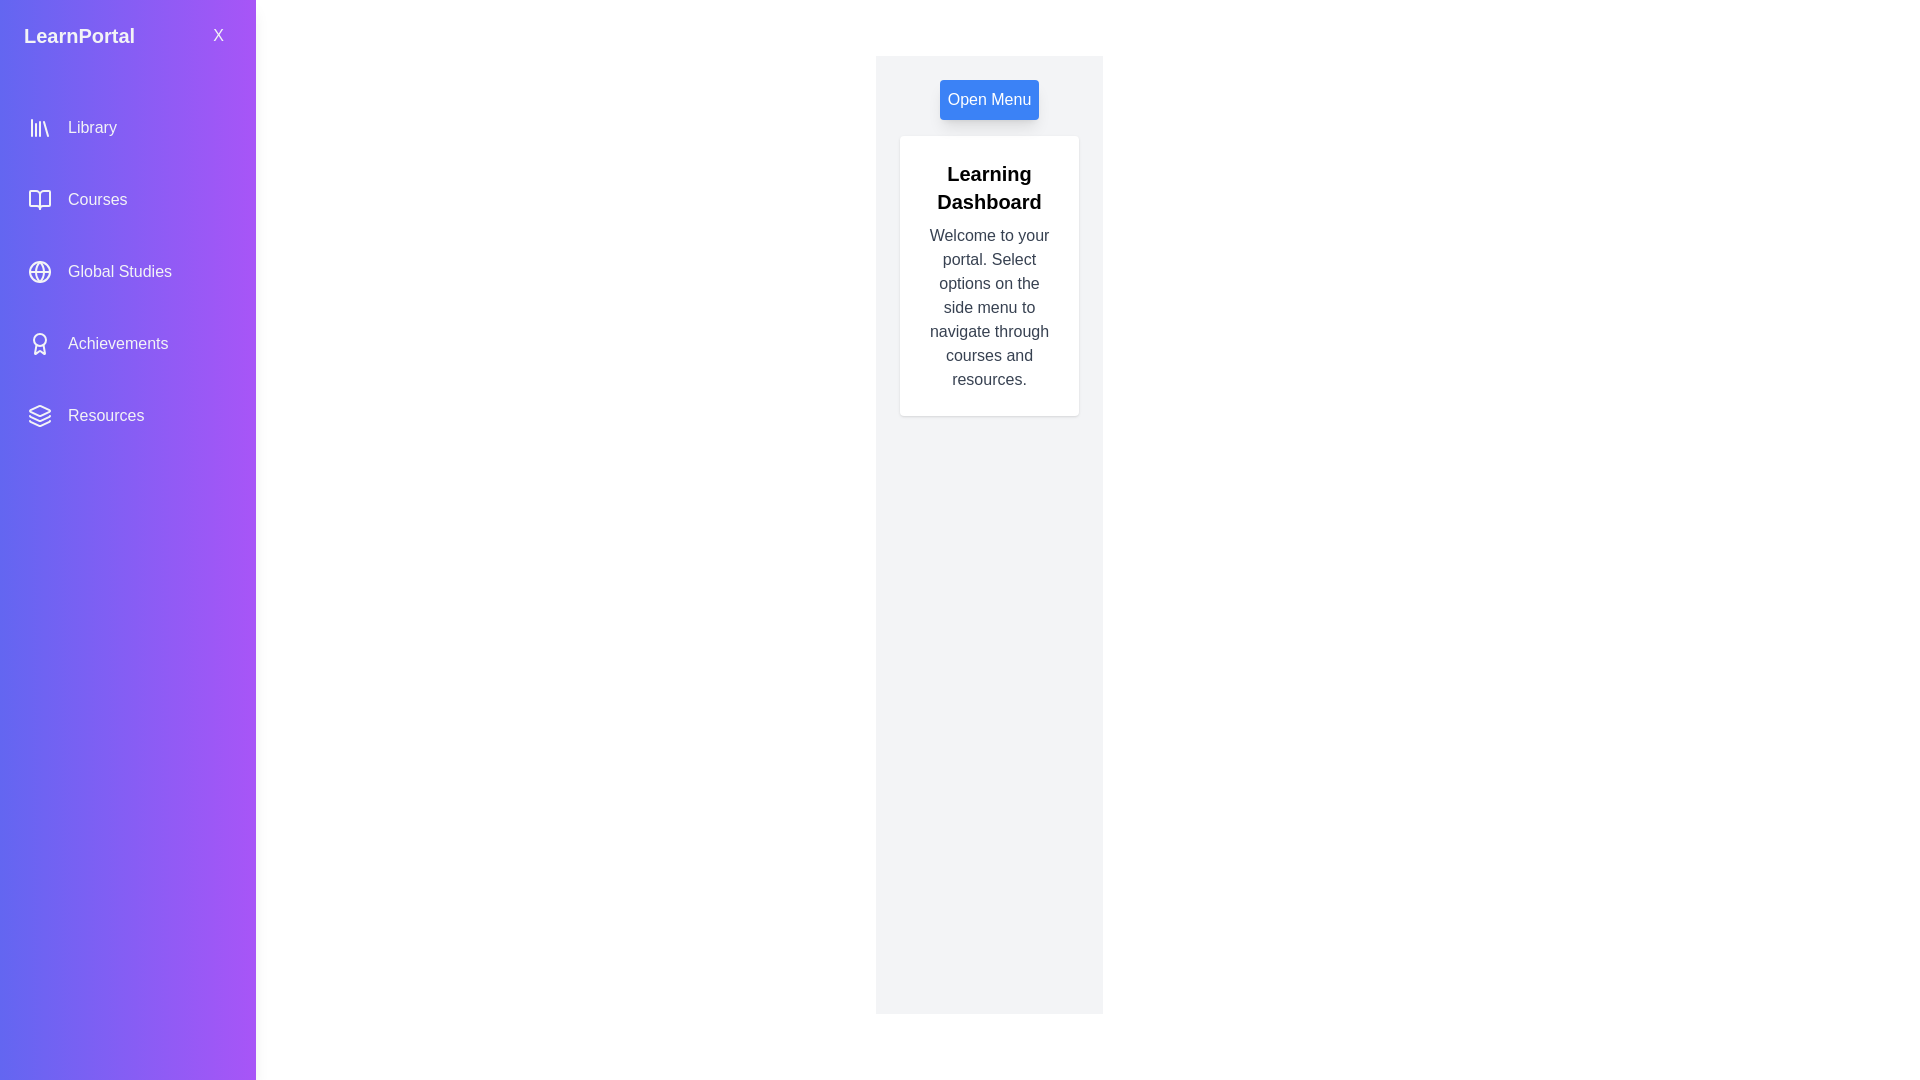 Image resolution: width=1920 pixels, height=1080 pixels. What do you see at coordinates (127, 200) in the screenshot?
I see `the menu option Courses from the side menu` at bounding box center [127, 200].